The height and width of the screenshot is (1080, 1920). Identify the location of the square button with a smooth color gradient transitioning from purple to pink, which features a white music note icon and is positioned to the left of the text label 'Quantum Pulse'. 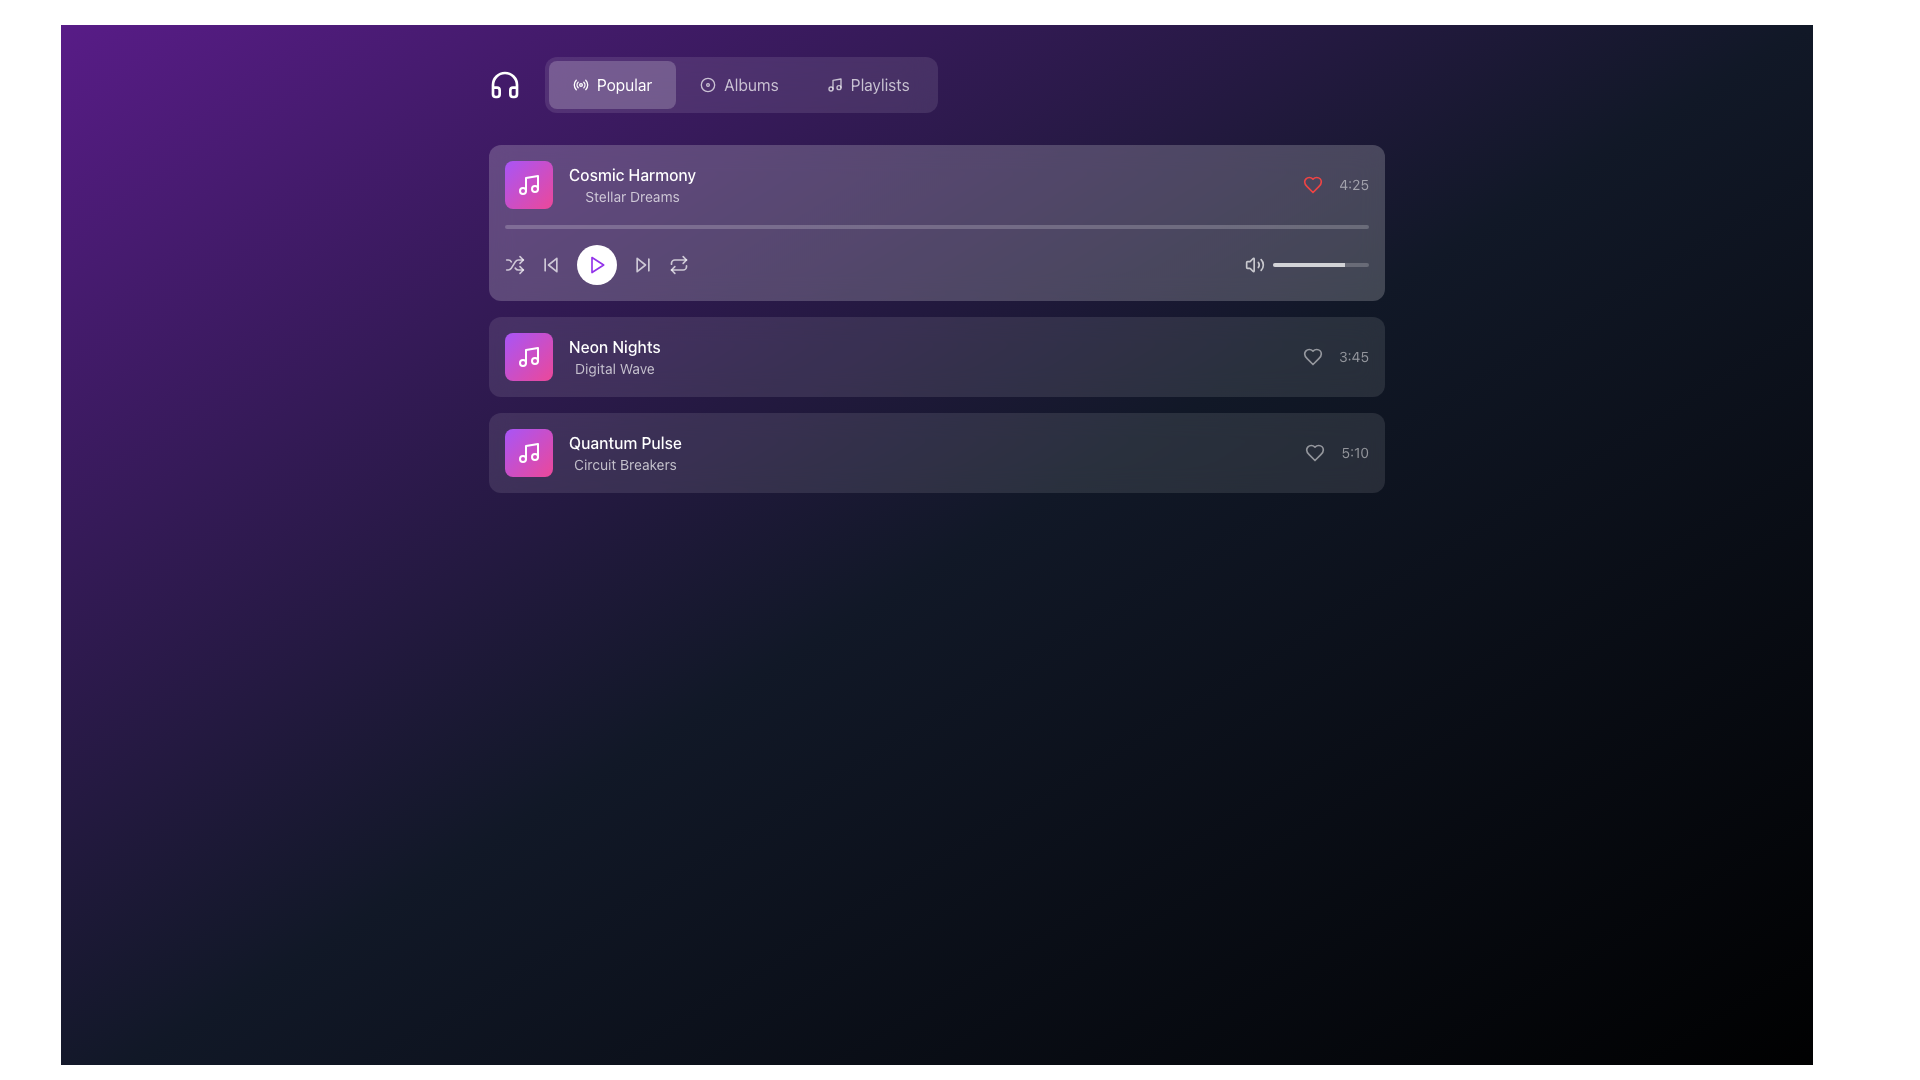
(528, 452).